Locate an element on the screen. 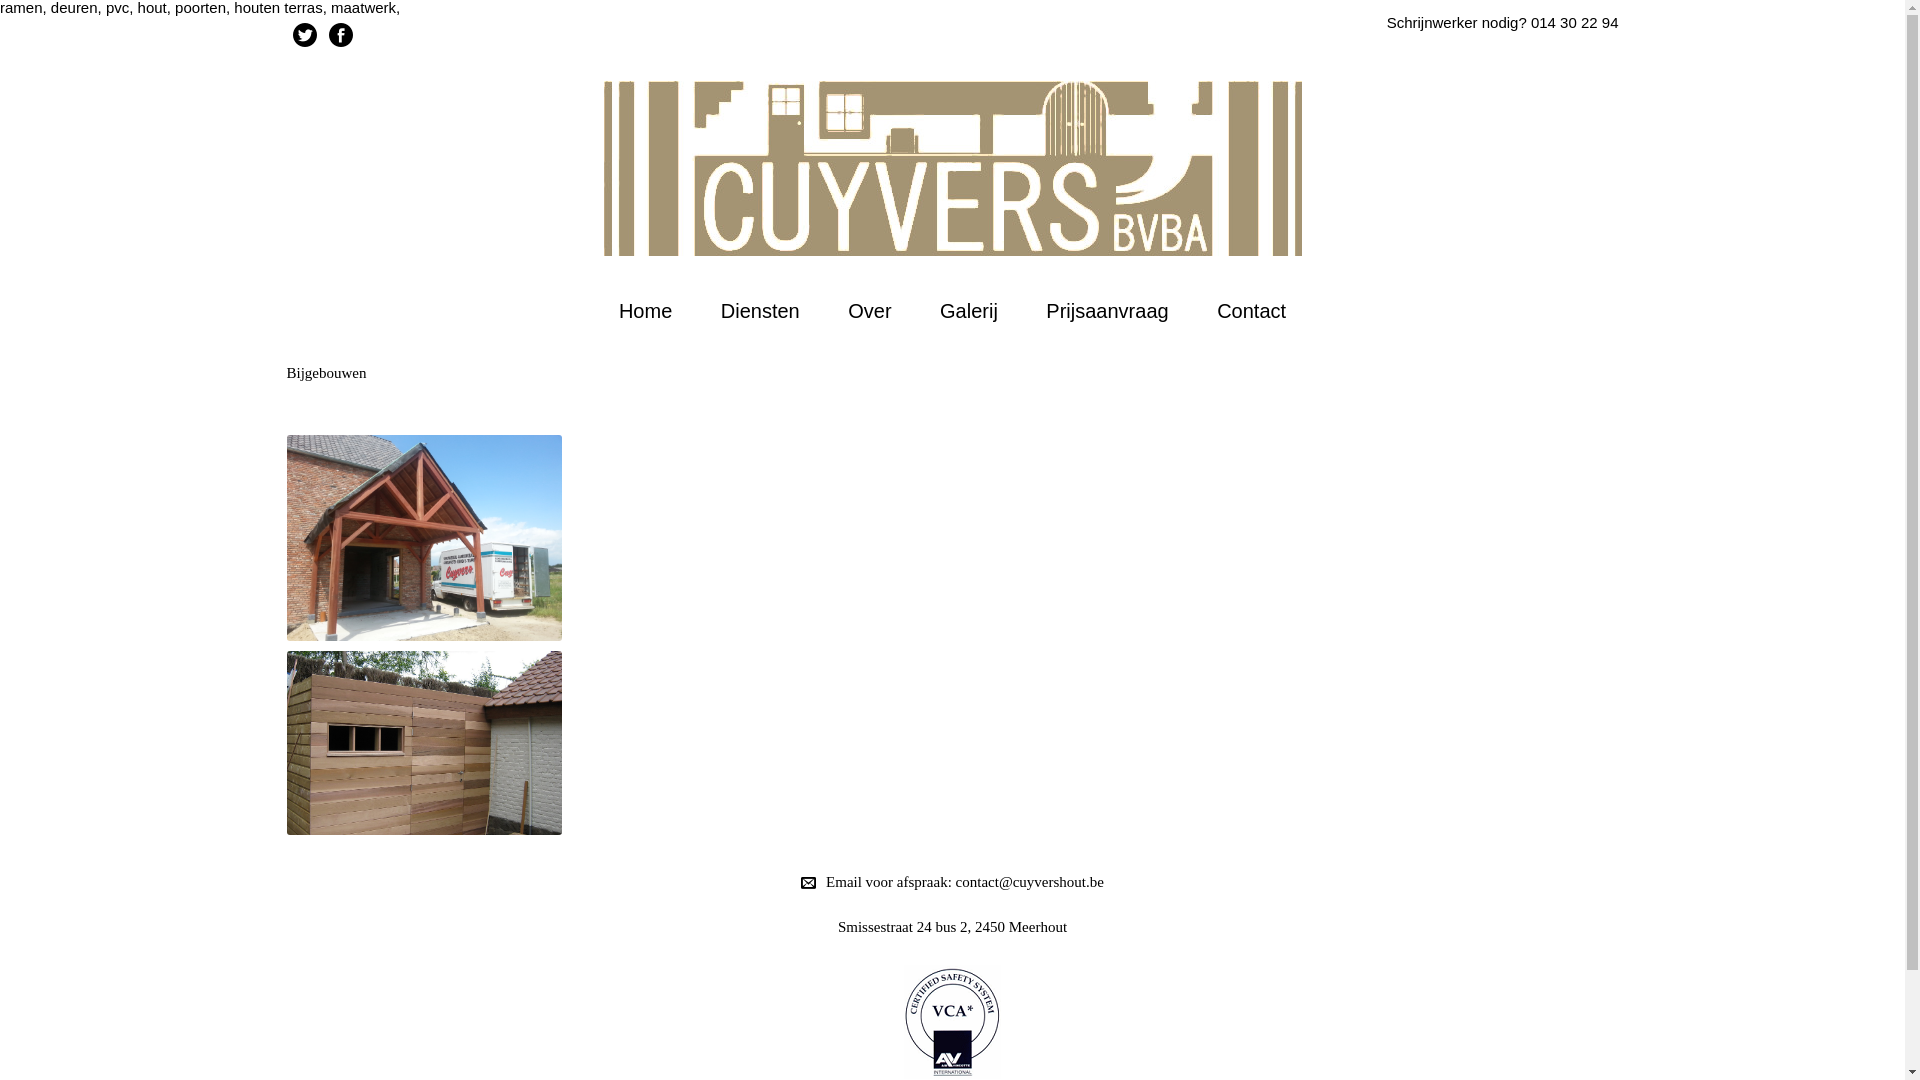  'Over' is located at coordinates (869, 311).